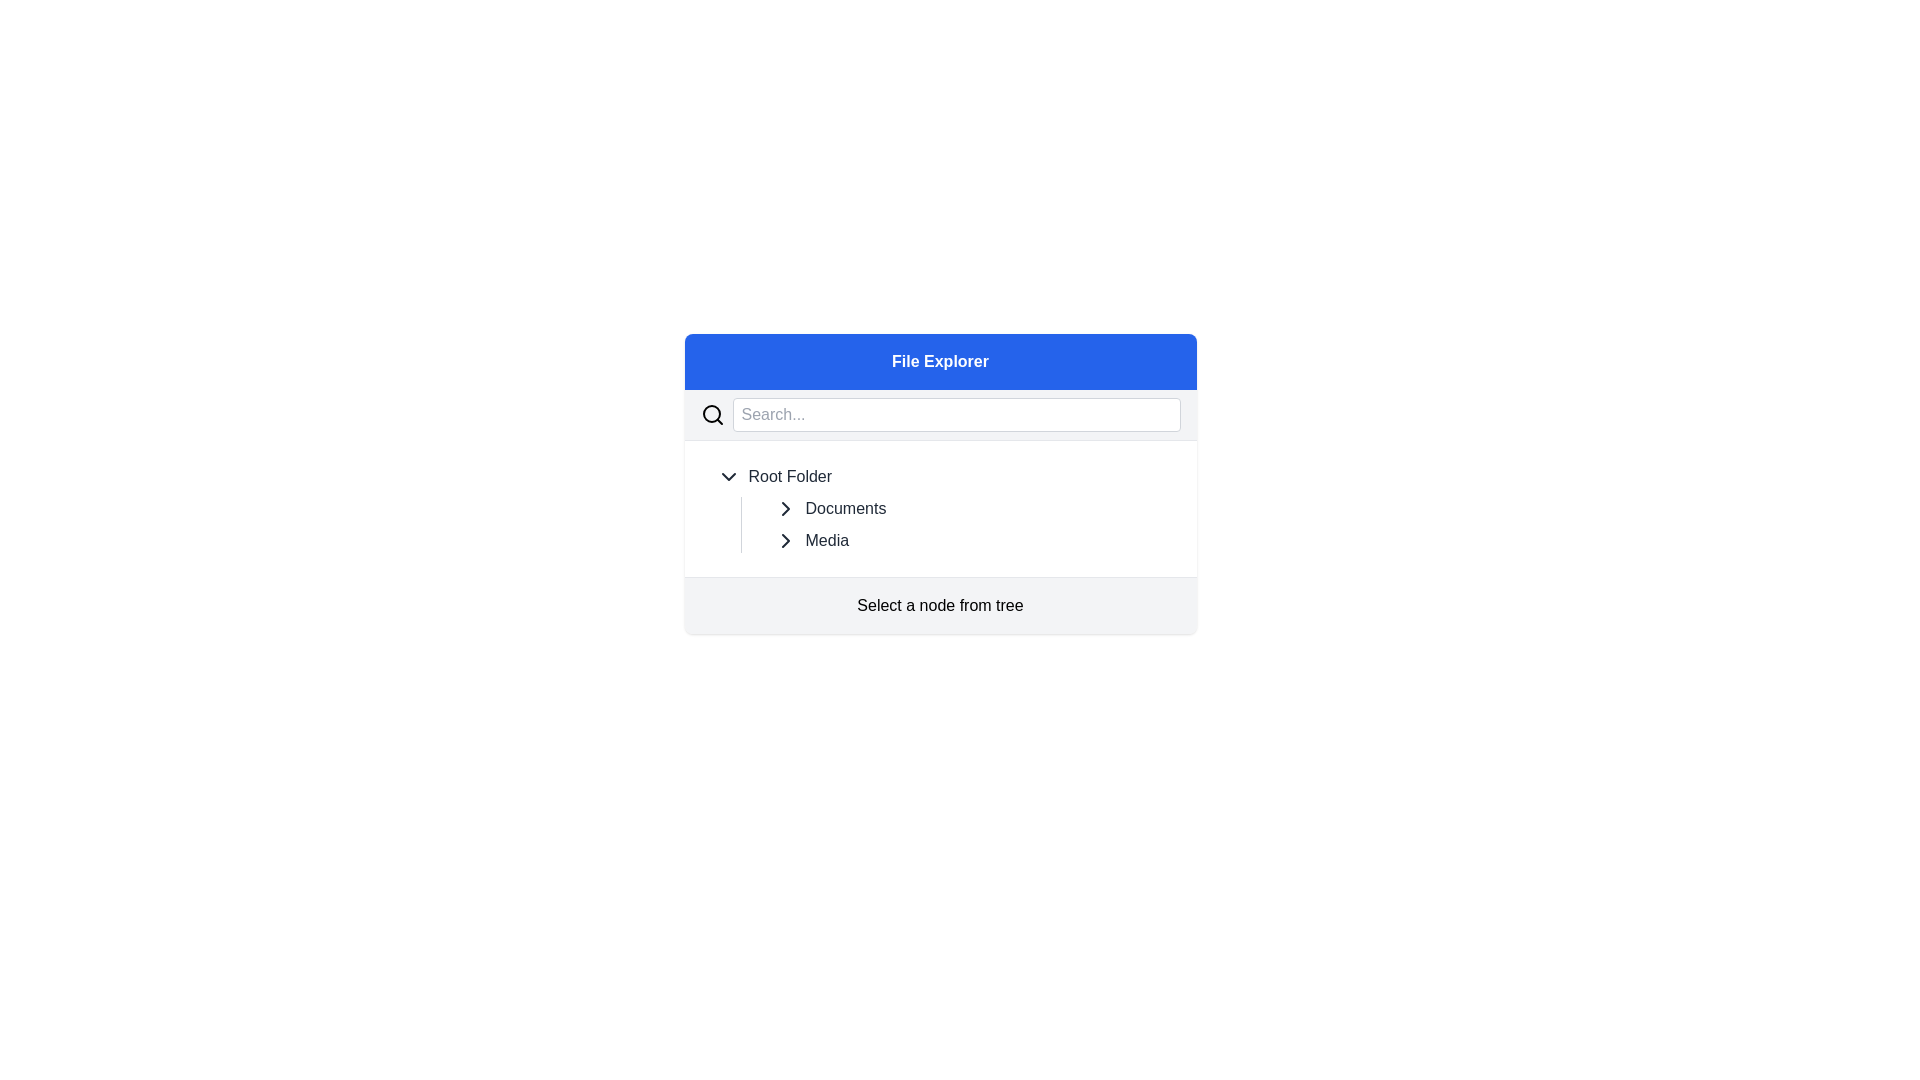 The height and width of the screenshot is (1080, 1920). I want to click on the Chevron icon located to the left of the 'Media' label text in the tree view, so click(784, 540).